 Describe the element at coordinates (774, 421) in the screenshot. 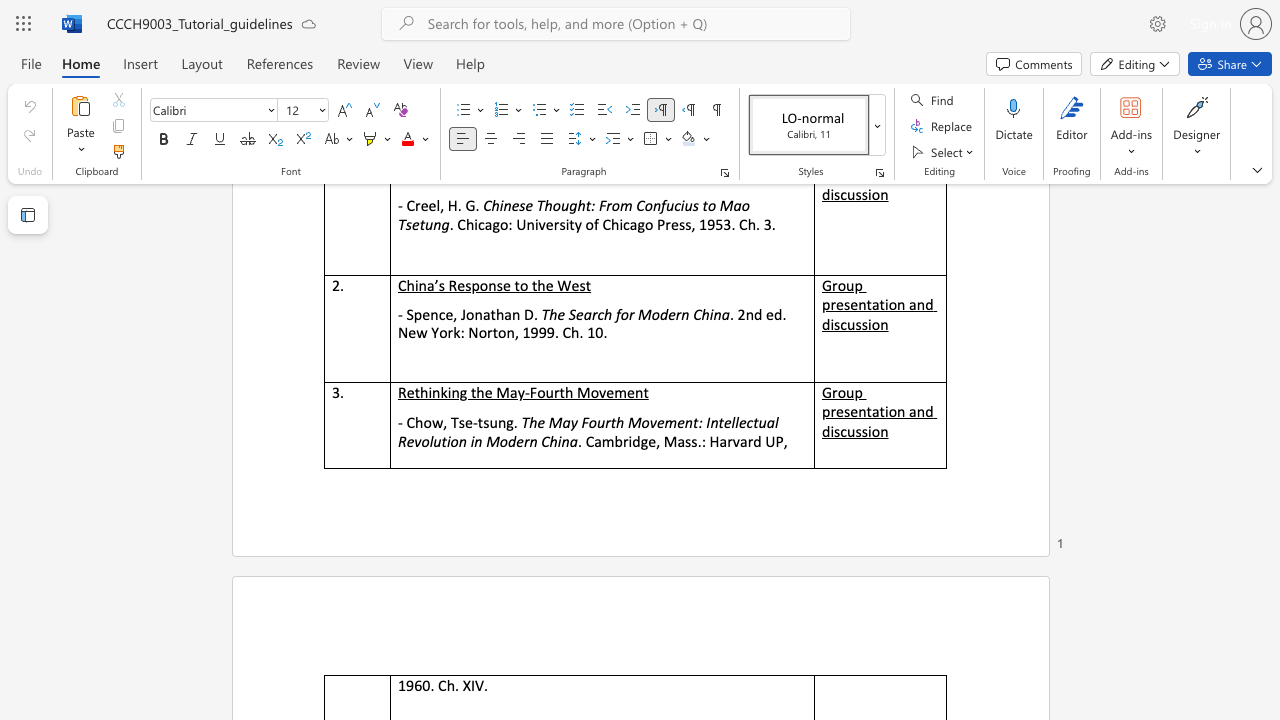

I see `the subset text "l Rev" within the text "The May Fourth Movement: Intellectual Revolution in Modern China"` at that location.